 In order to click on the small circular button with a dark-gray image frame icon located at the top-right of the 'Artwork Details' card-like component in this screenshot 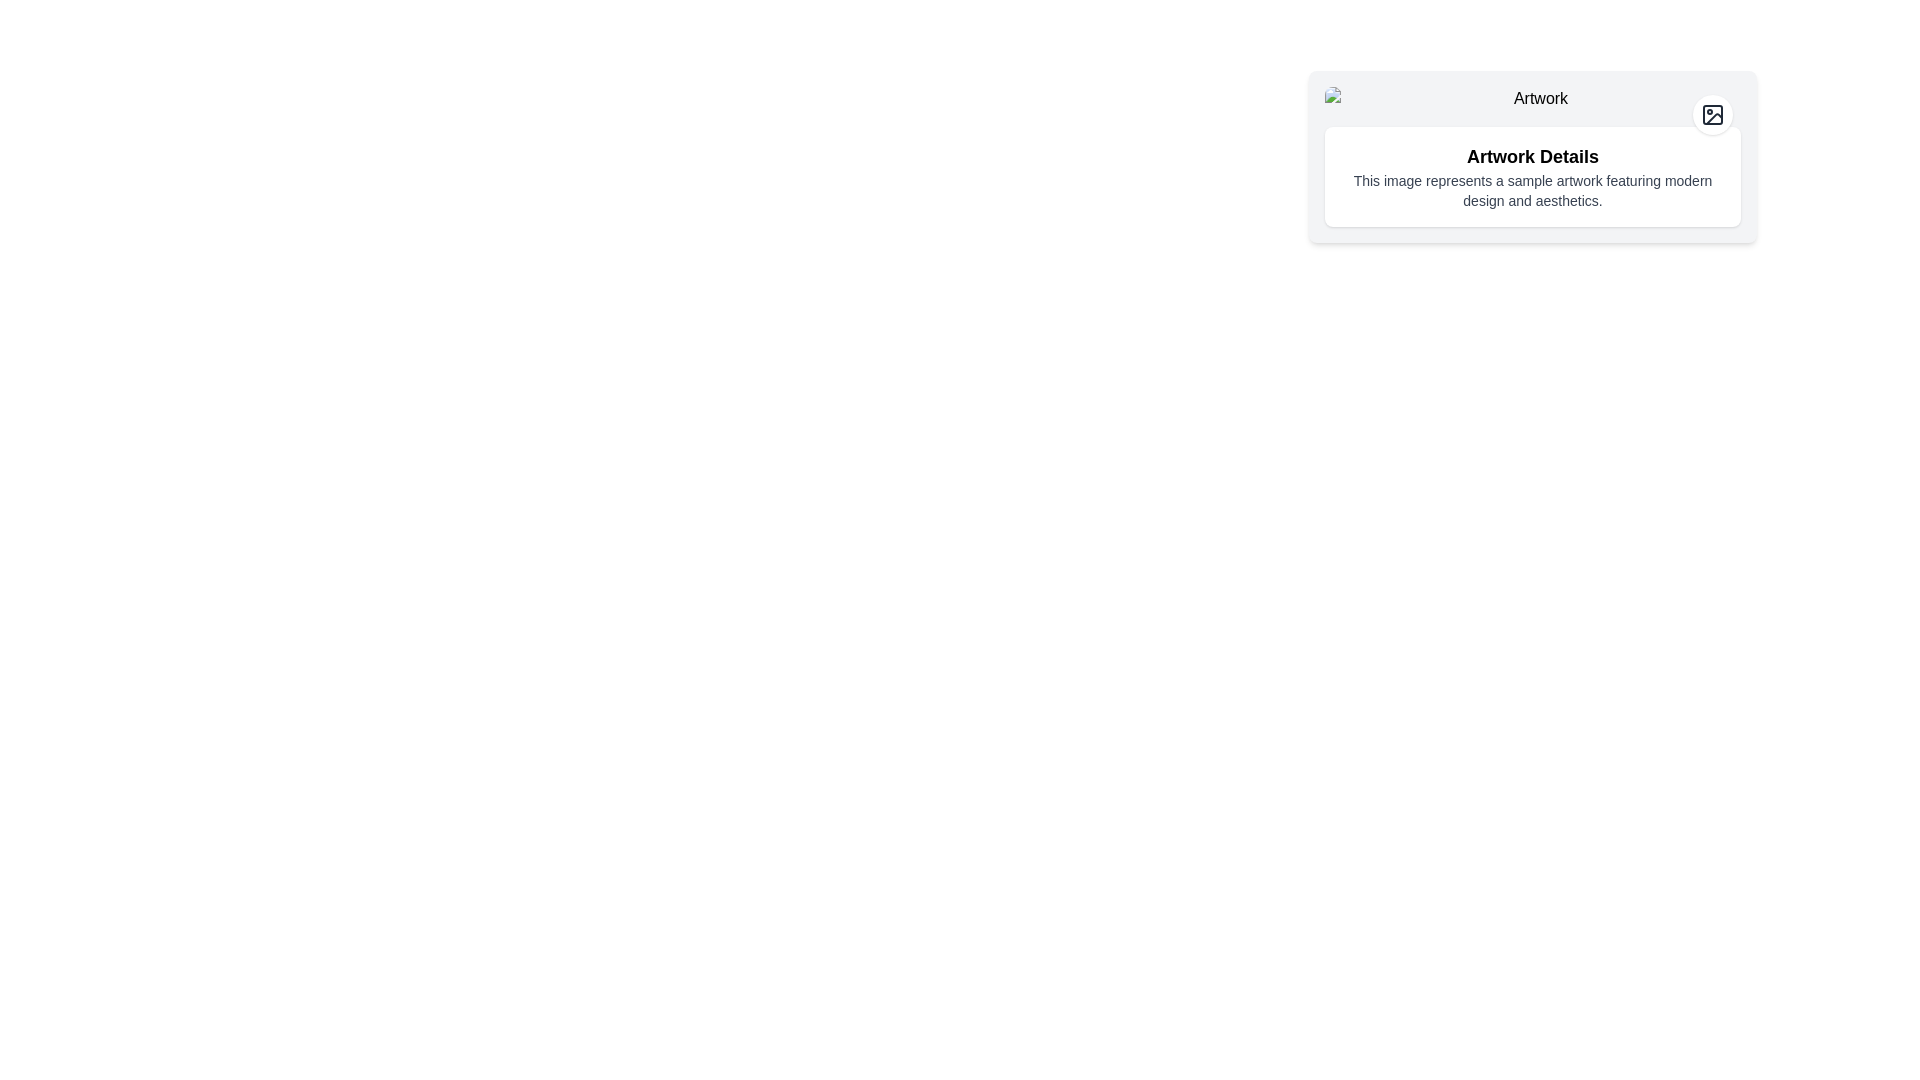, I will do `click(1712, 115)`.